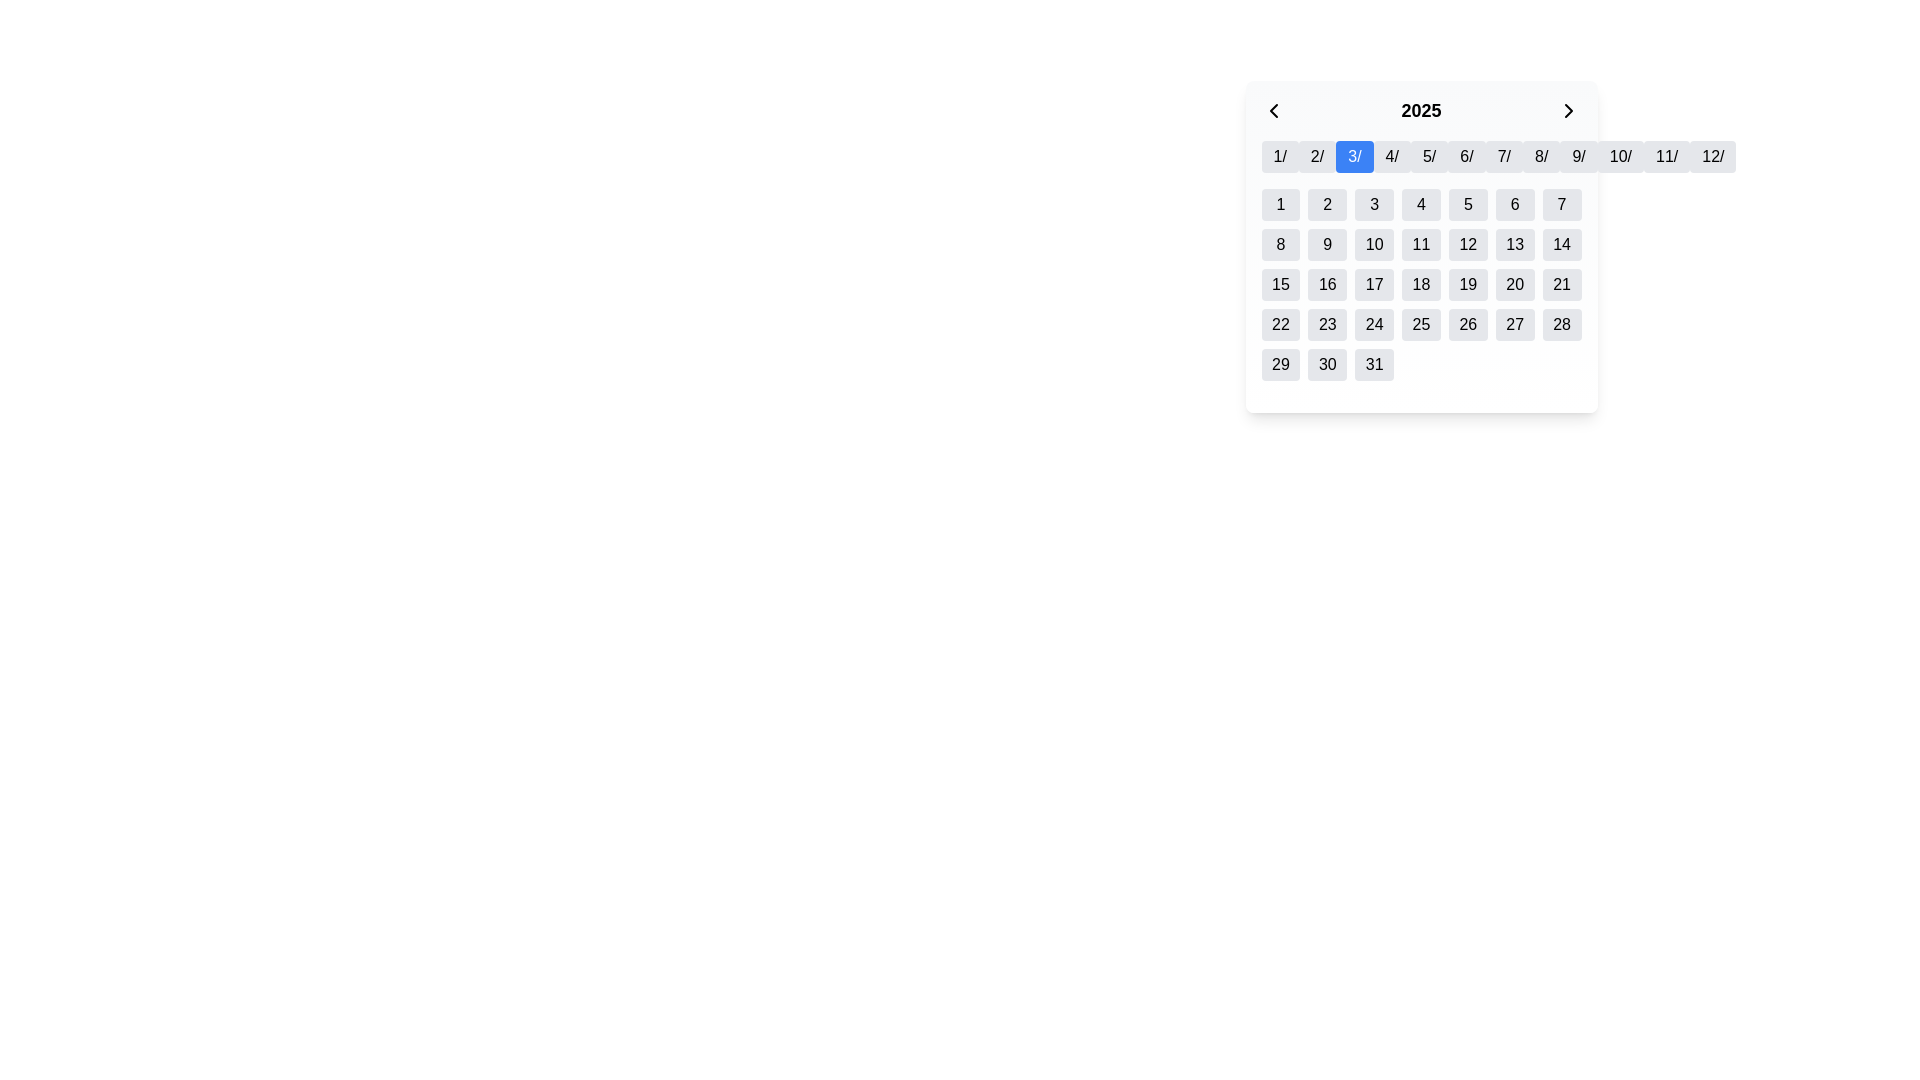 This screenshot has width=1920, height=1080. What do you see at coordinates (1272, 111) in the screenshot?
I see `the left chevron button located at the far left of the top bar in the date picker interface` at bounding box center [1272, 111].